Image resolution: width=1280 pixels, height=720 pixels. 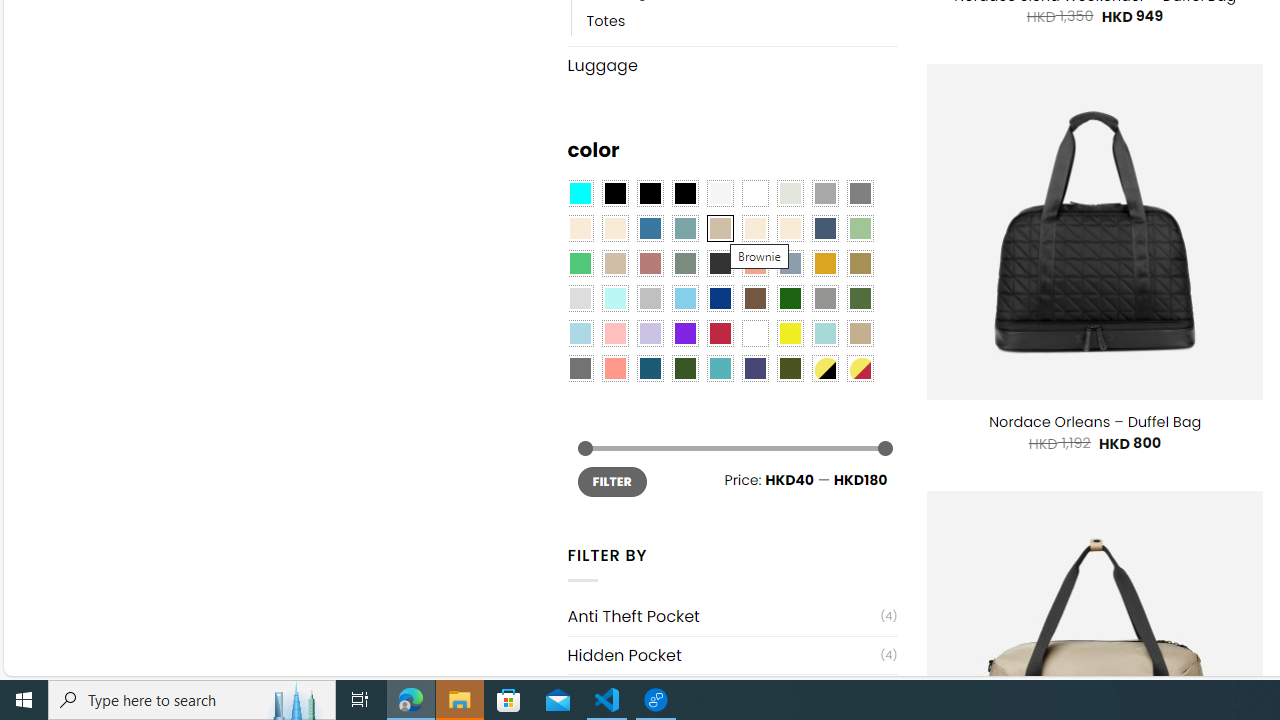 What do you see at coordinates (614, 298) in the screenshot?
I see `'Mint'` at bounding box center [614, 298].